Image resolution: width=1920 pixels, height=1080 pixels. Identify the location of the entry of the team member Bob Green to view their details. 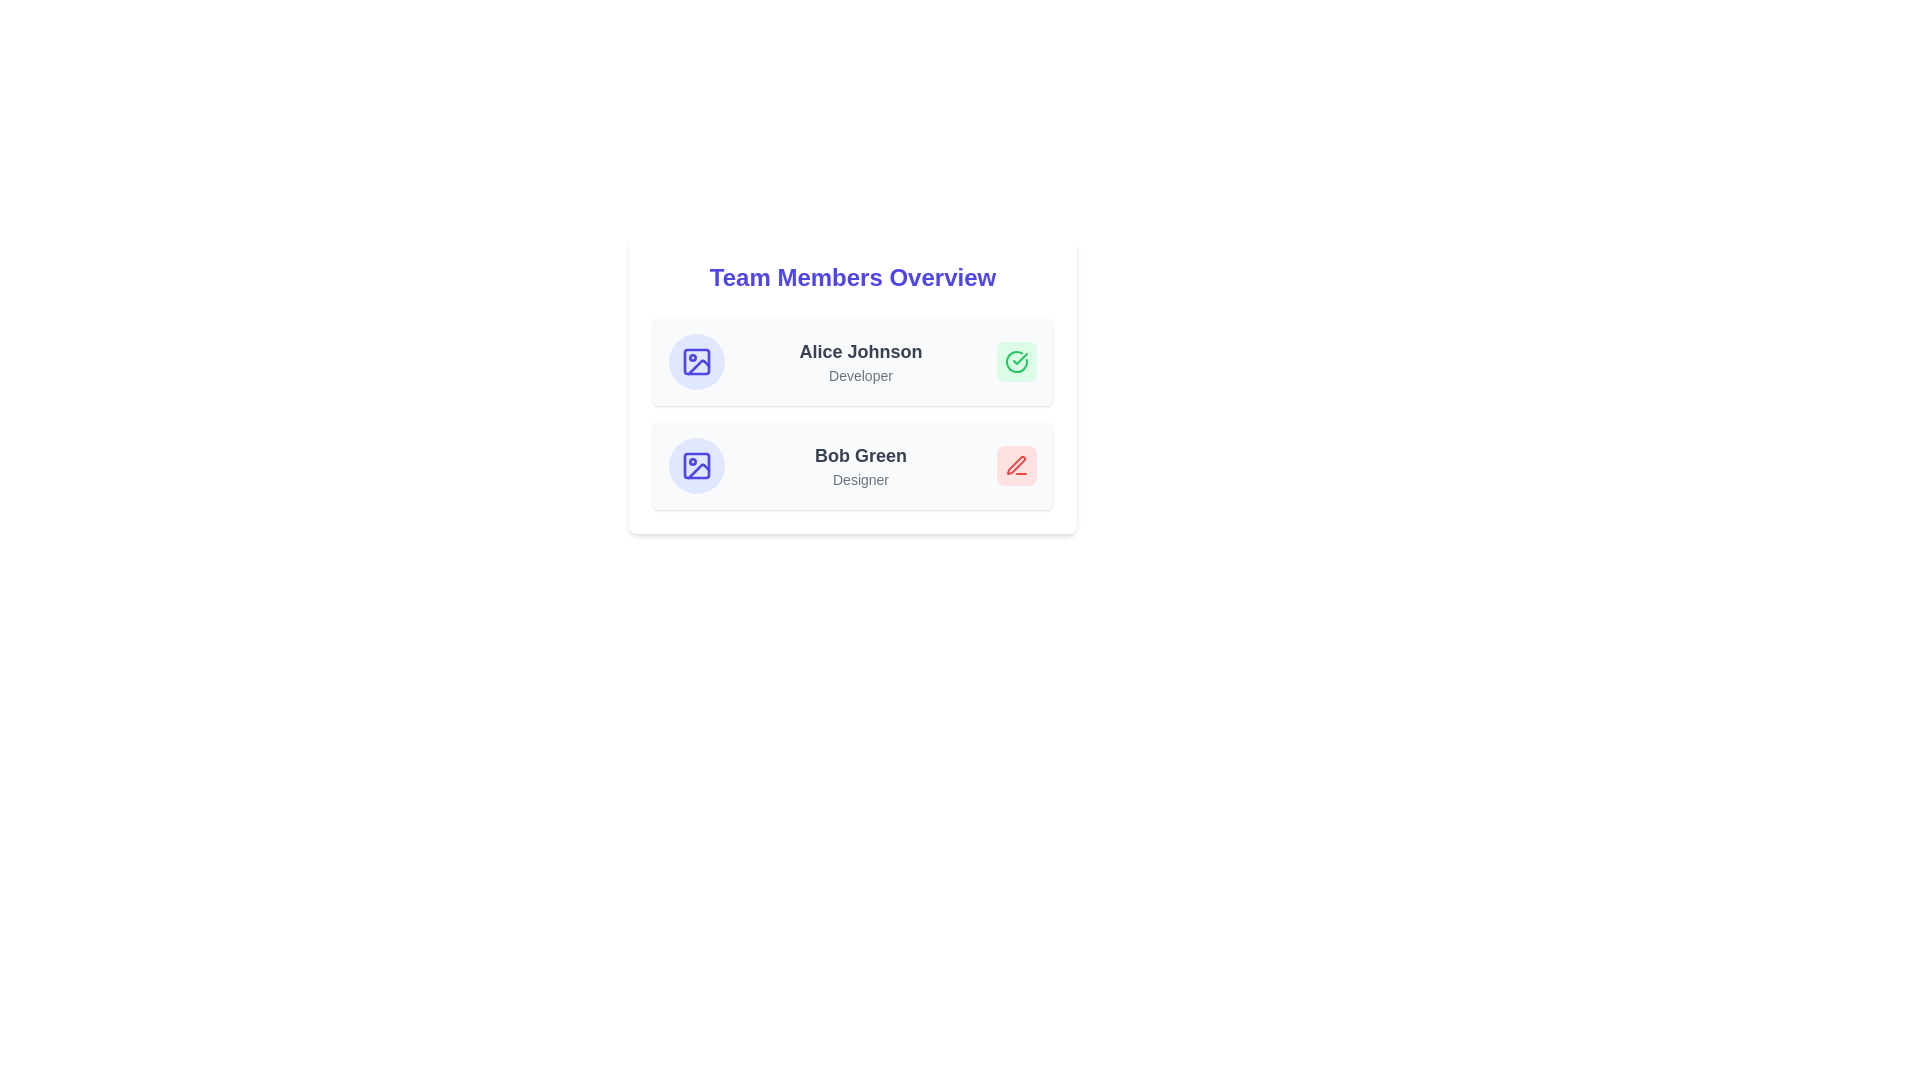
(853, 466).